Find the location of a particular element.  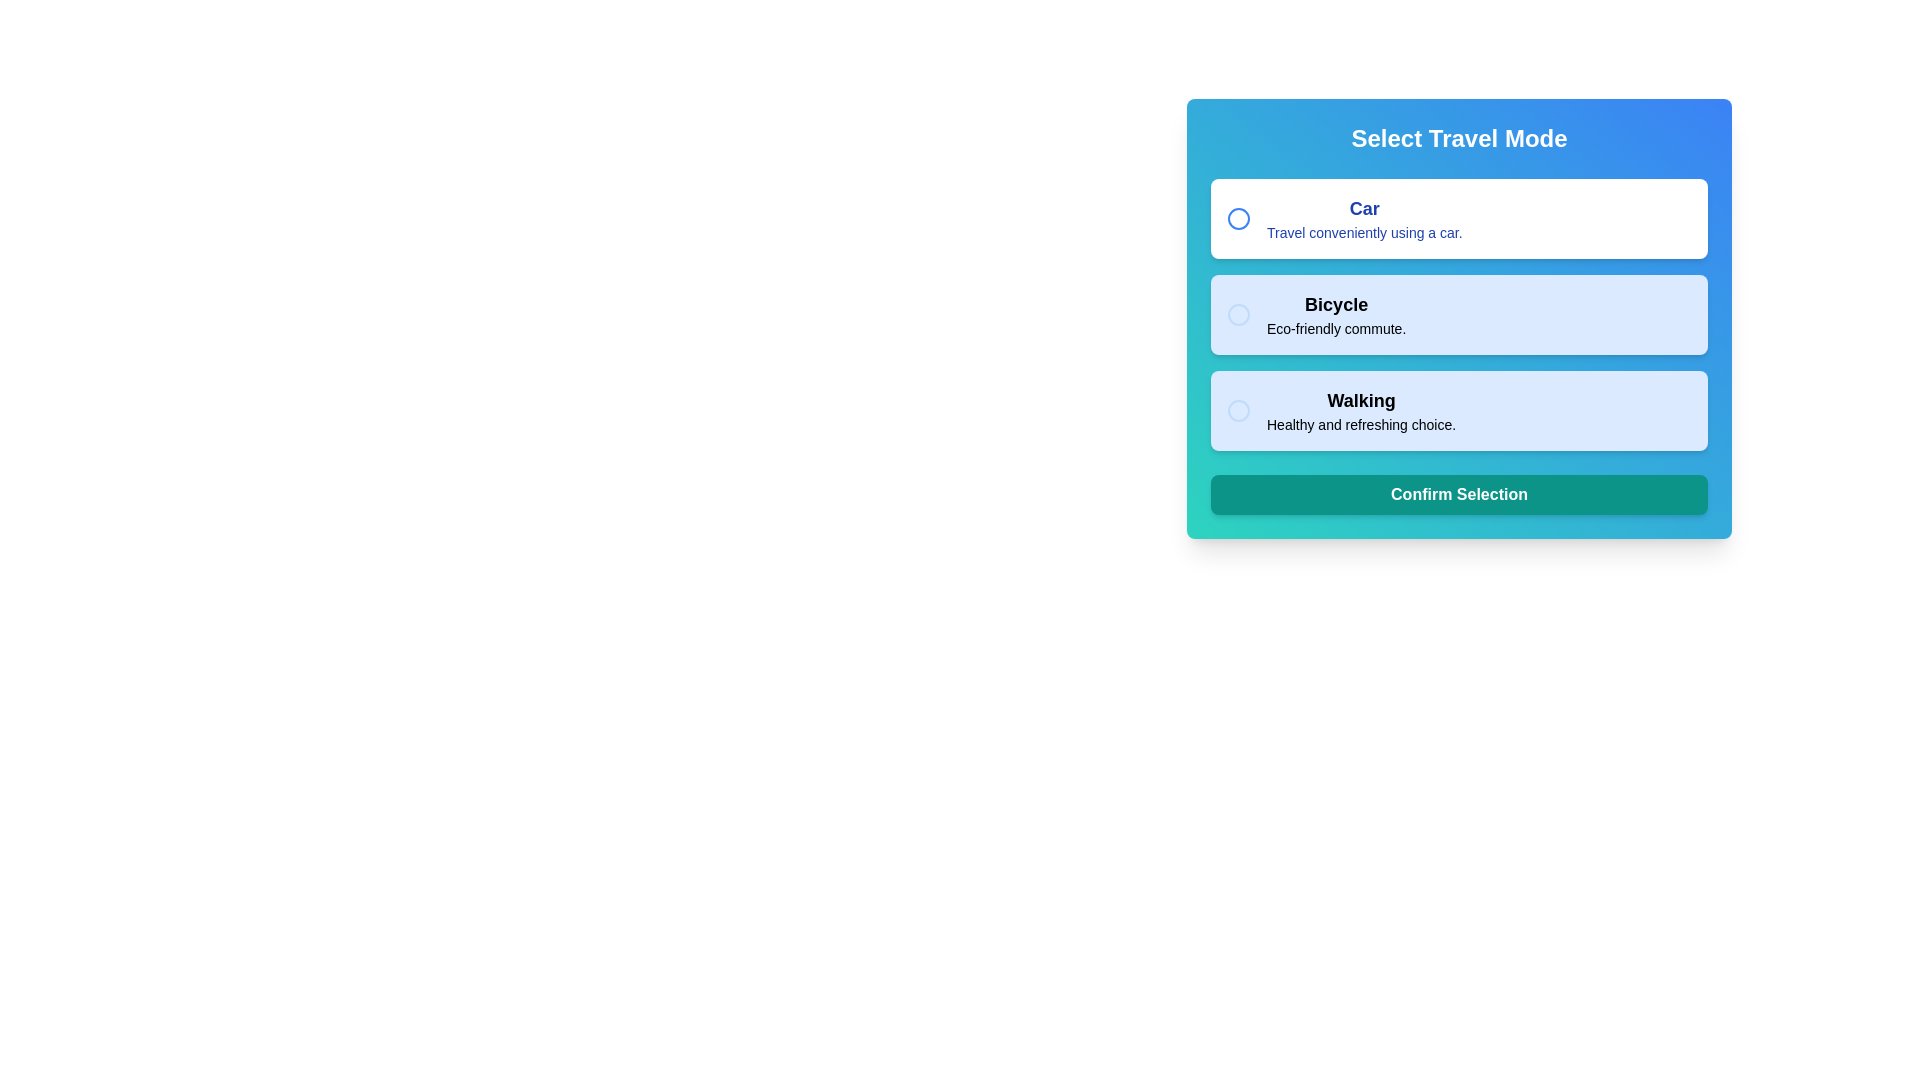

the selectable option for 'Bicycle' in the vertical list of travel mode choices is located at coordinates (1459, 315).